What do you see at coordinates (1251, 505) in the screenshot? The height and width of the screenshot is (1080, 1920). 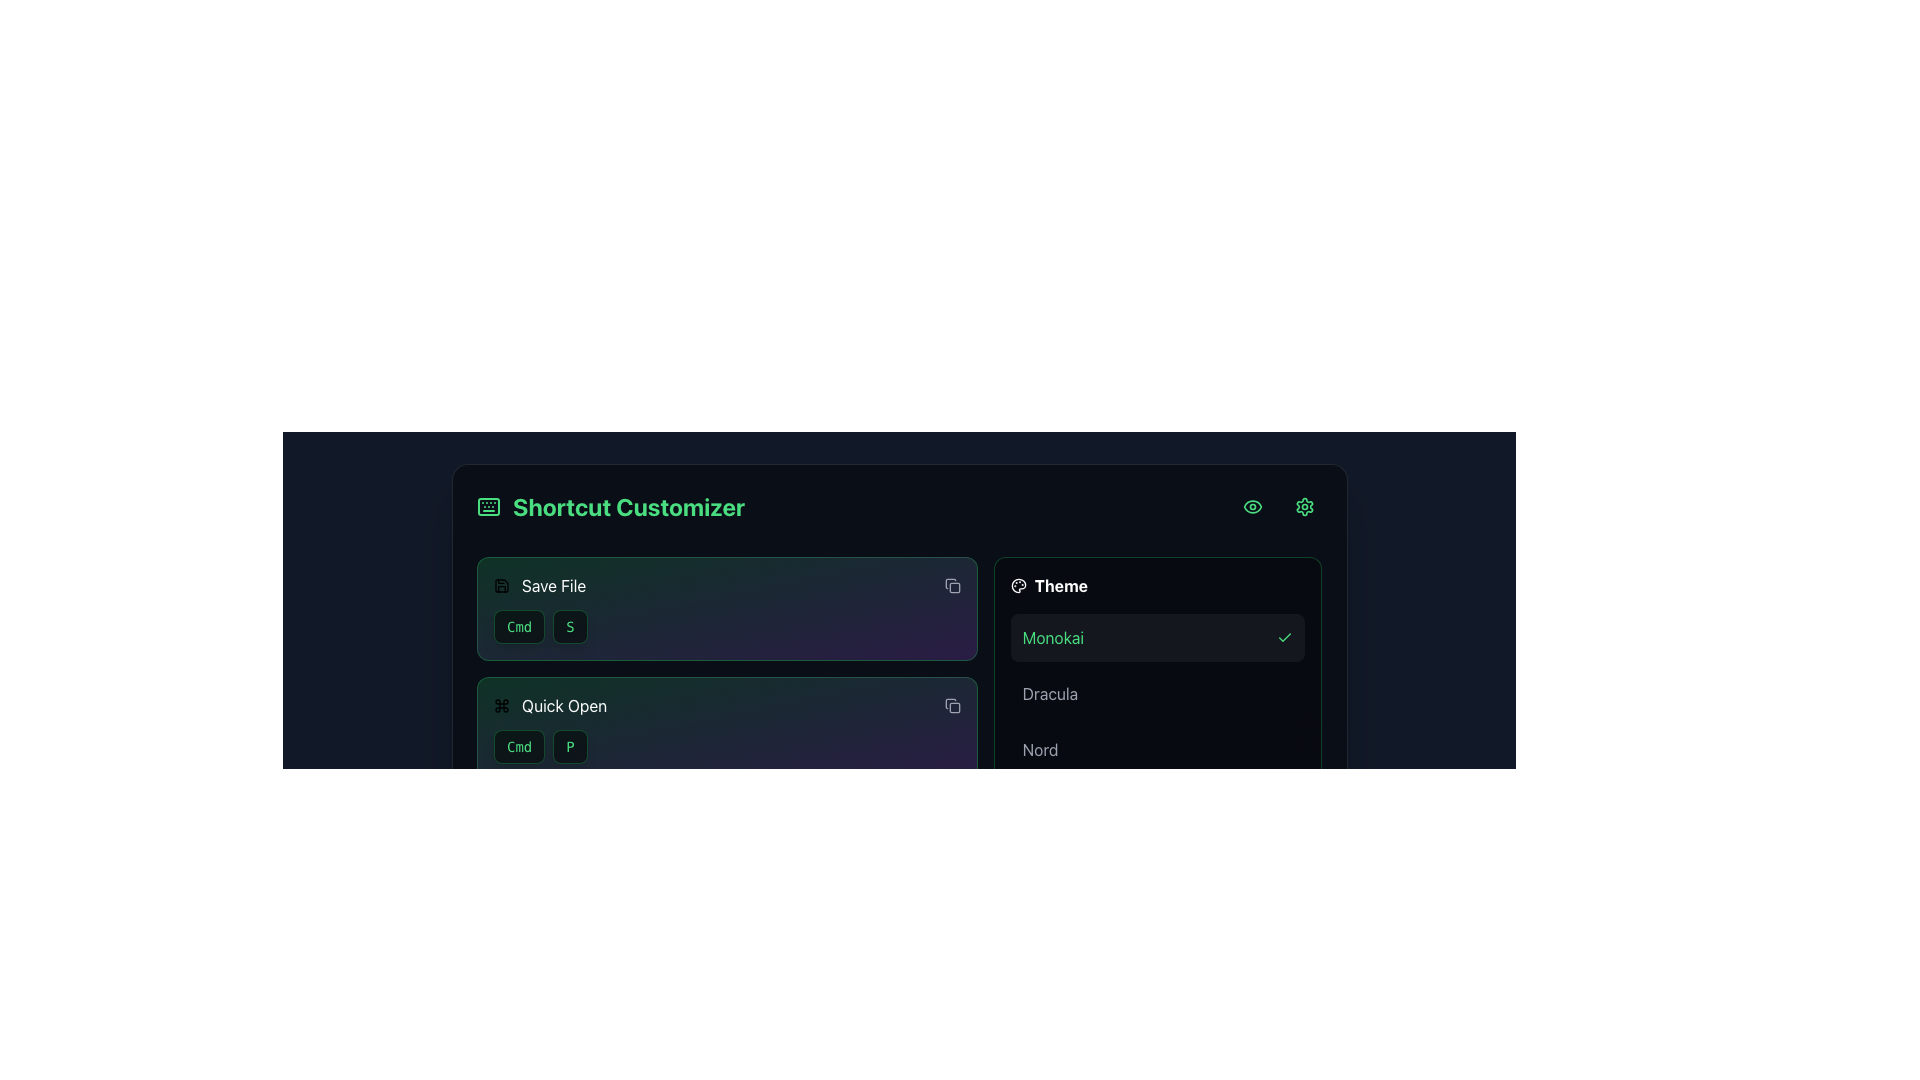 I see `the eye-shaped visibility toggle icon in the top-right corner of the interface` at bounding box center [1251, 505].